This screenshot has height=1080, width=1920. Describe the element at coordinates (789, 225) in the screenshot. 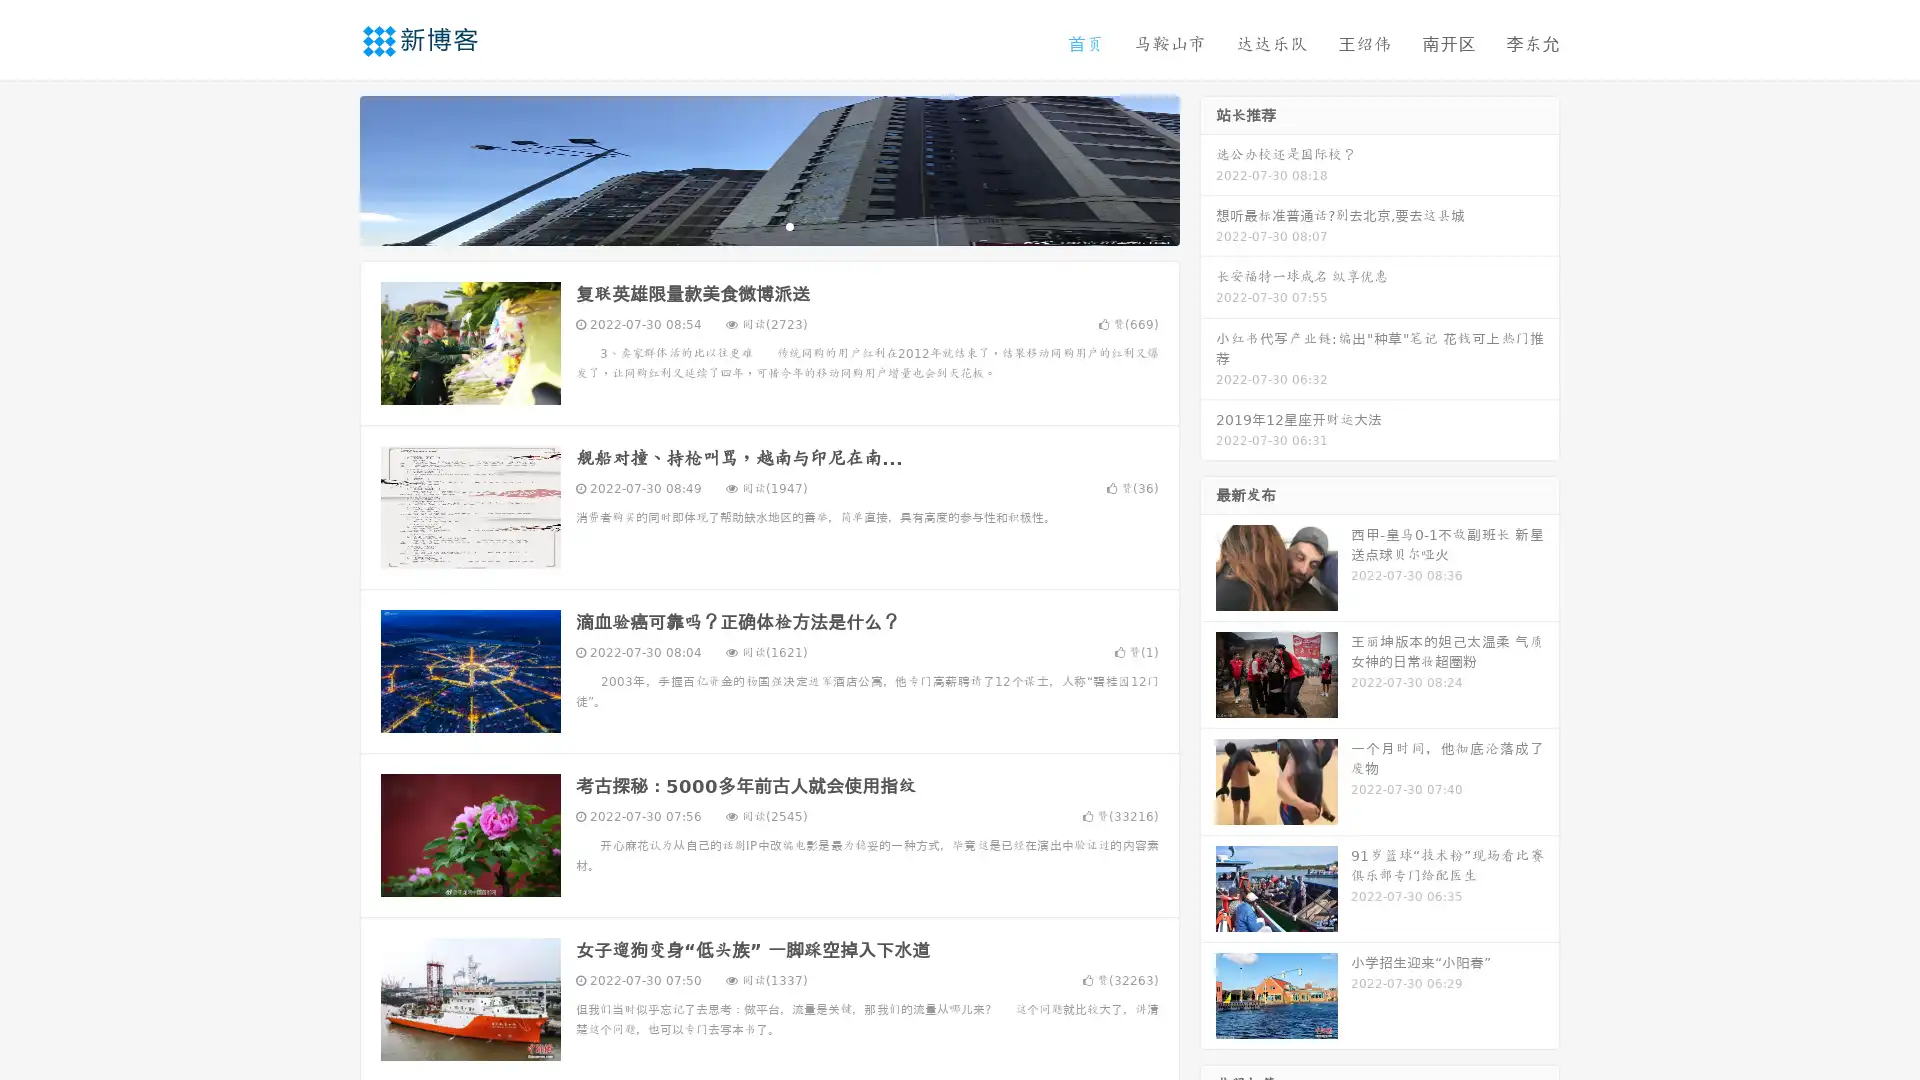

I see `Go to slide 3` at that location.